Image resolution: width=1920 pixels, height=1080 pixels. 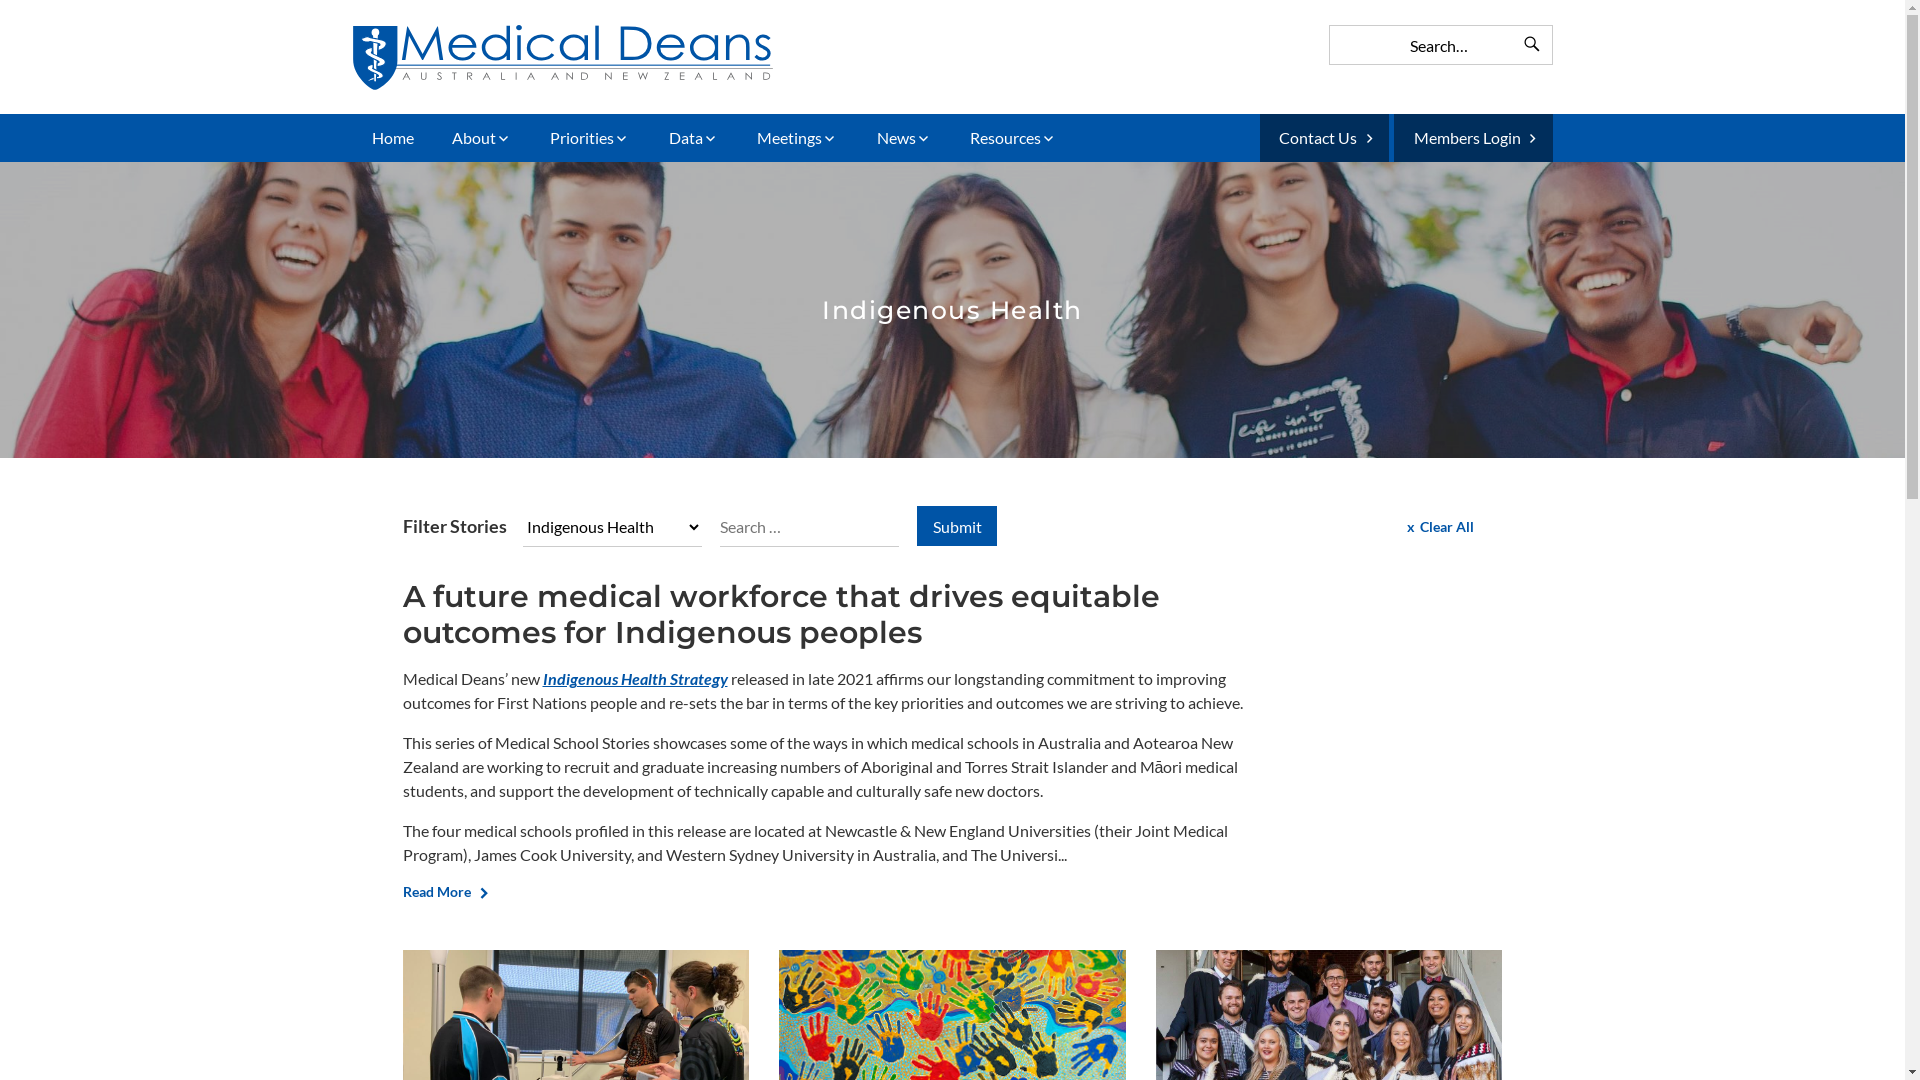 I want to click on 'Home', so click(x=392, y=137).